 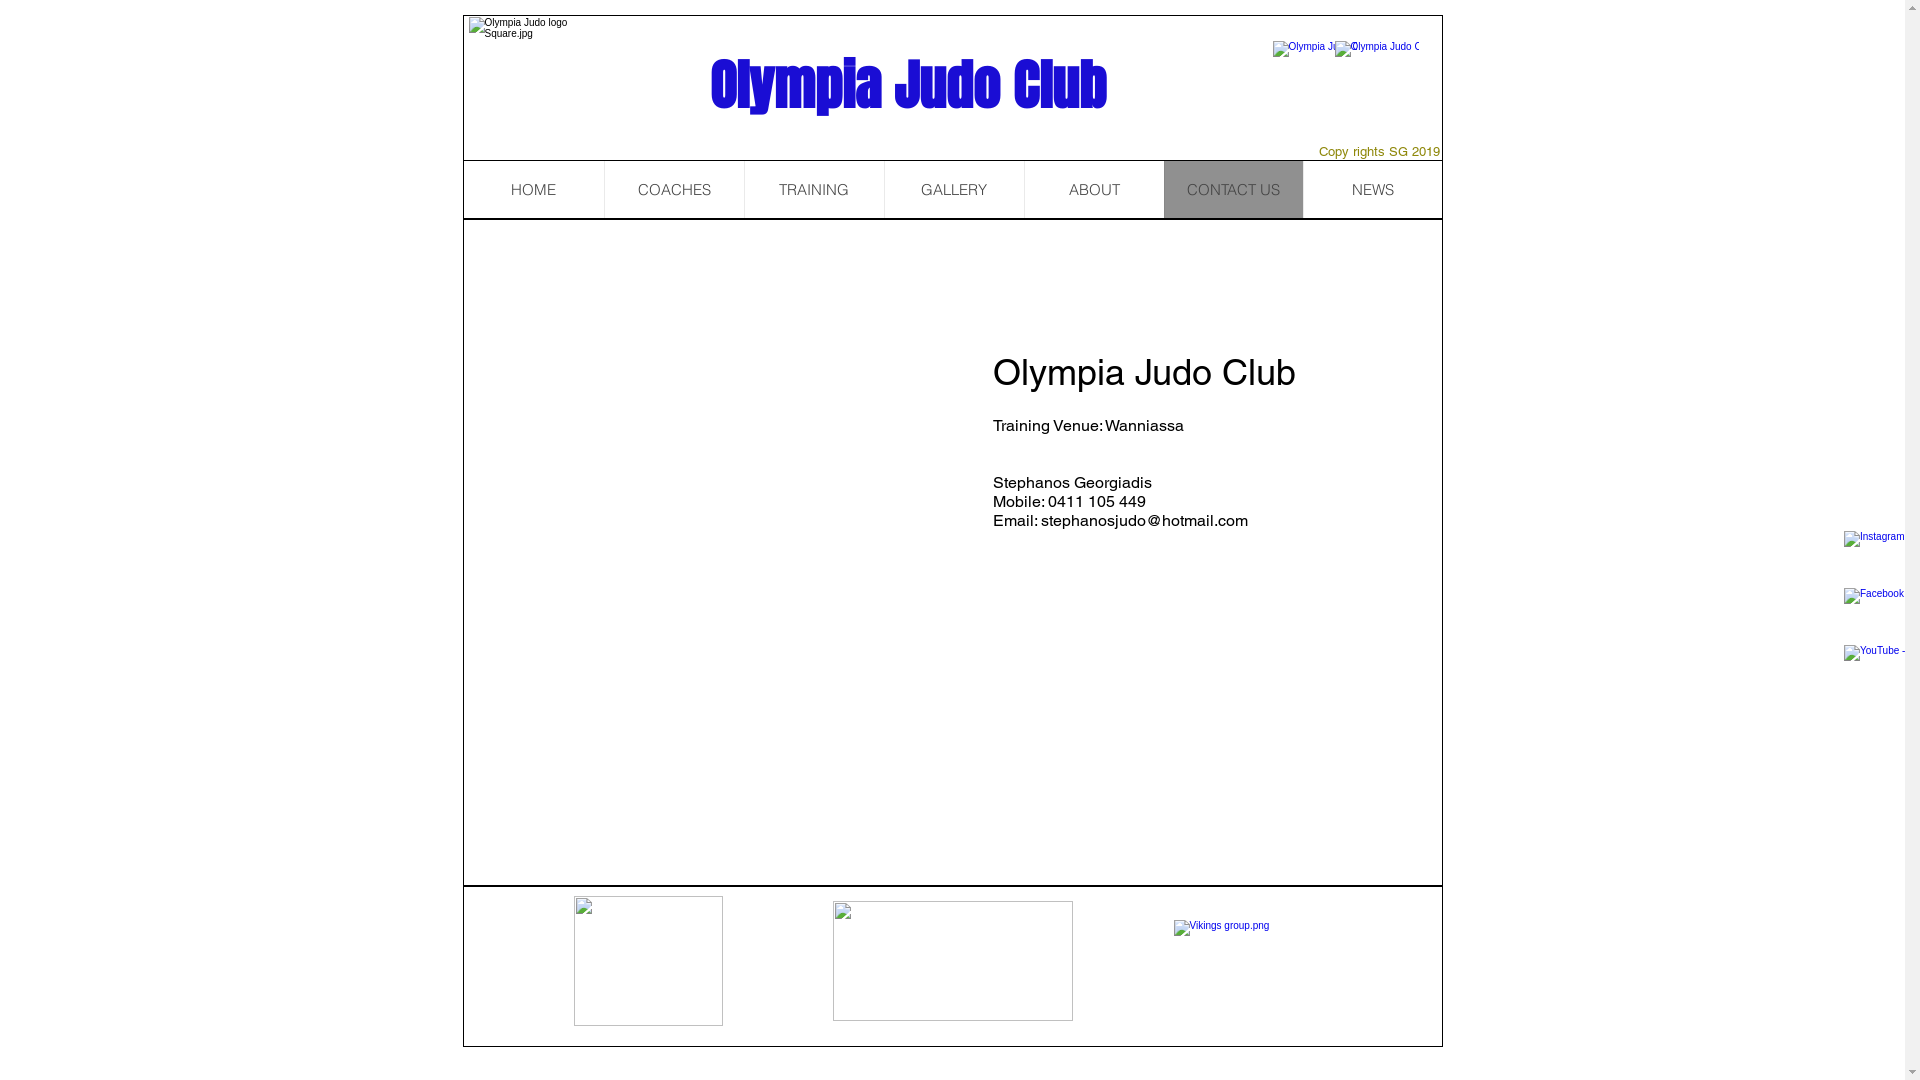 I want to click on 'GALLERY', so click(x=953, y=189).